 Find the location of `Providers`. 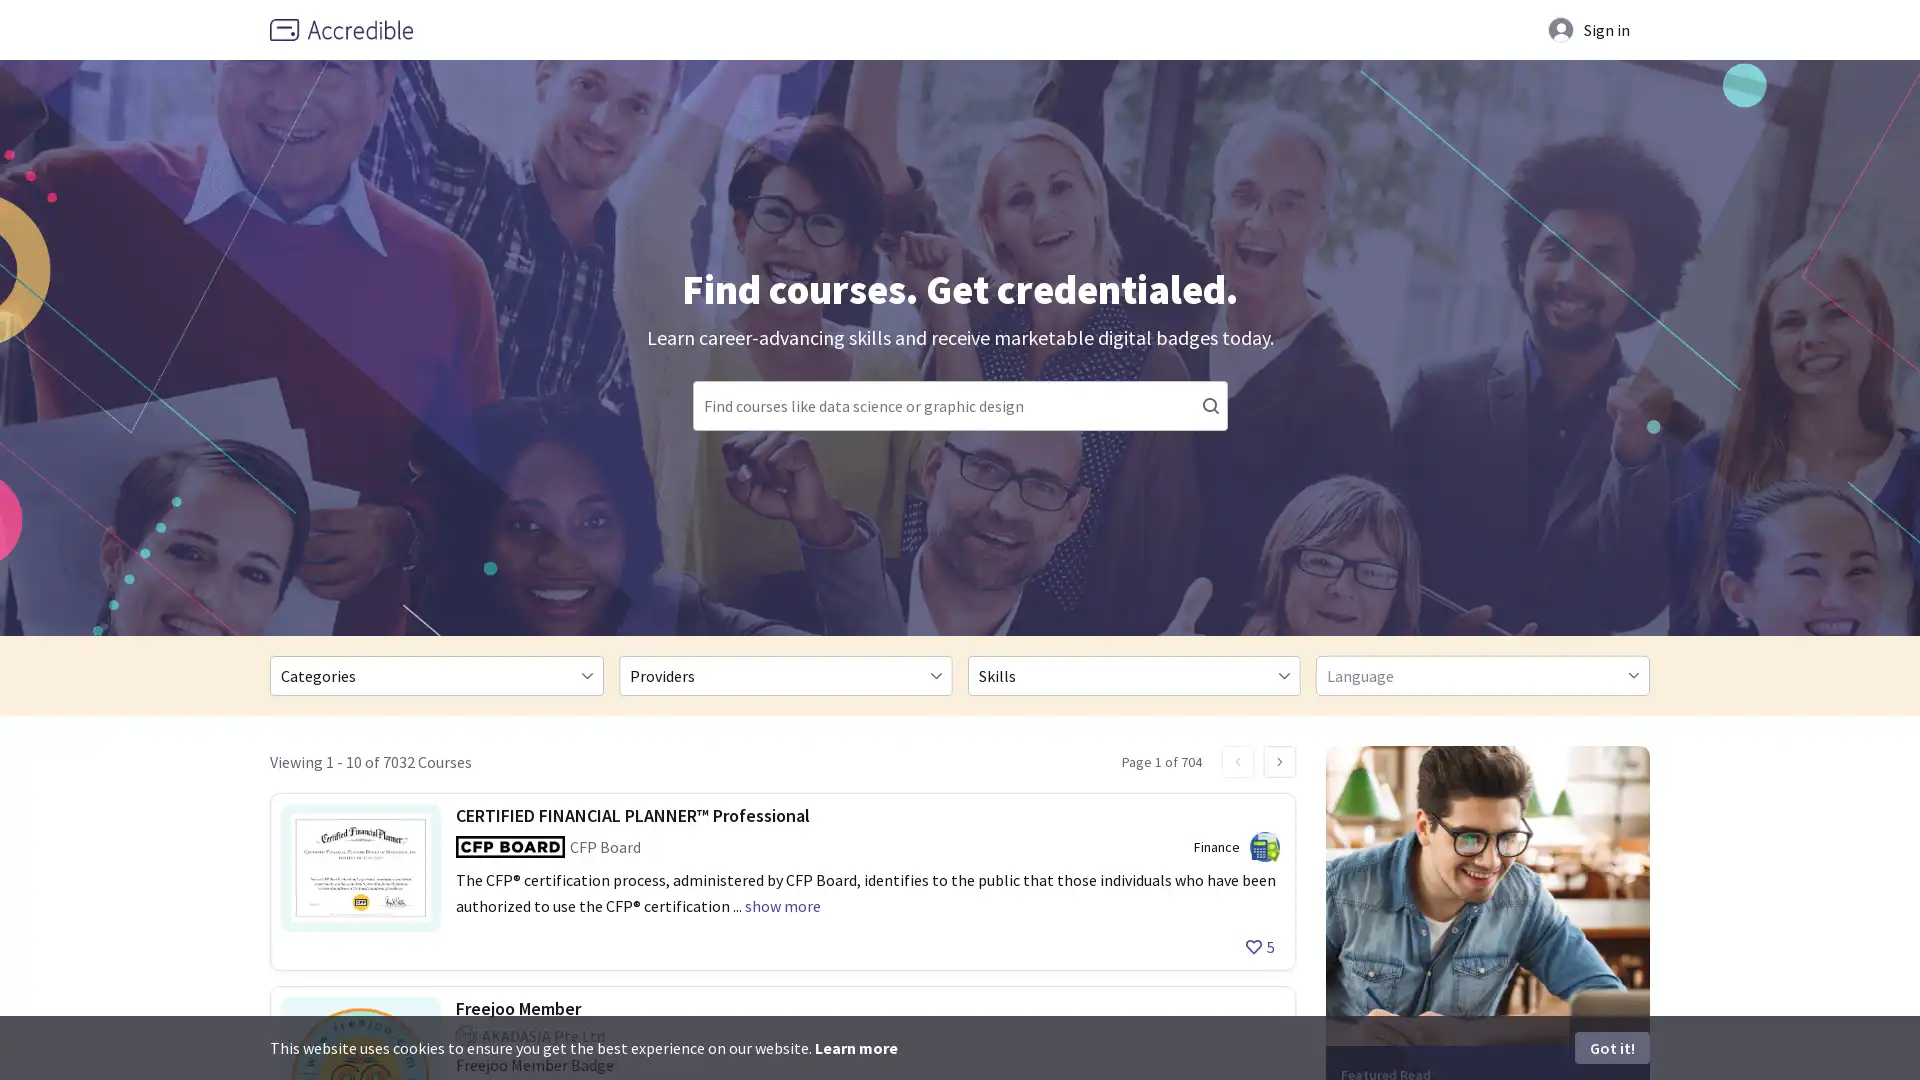

Providers is located at coordinates (784, 675).